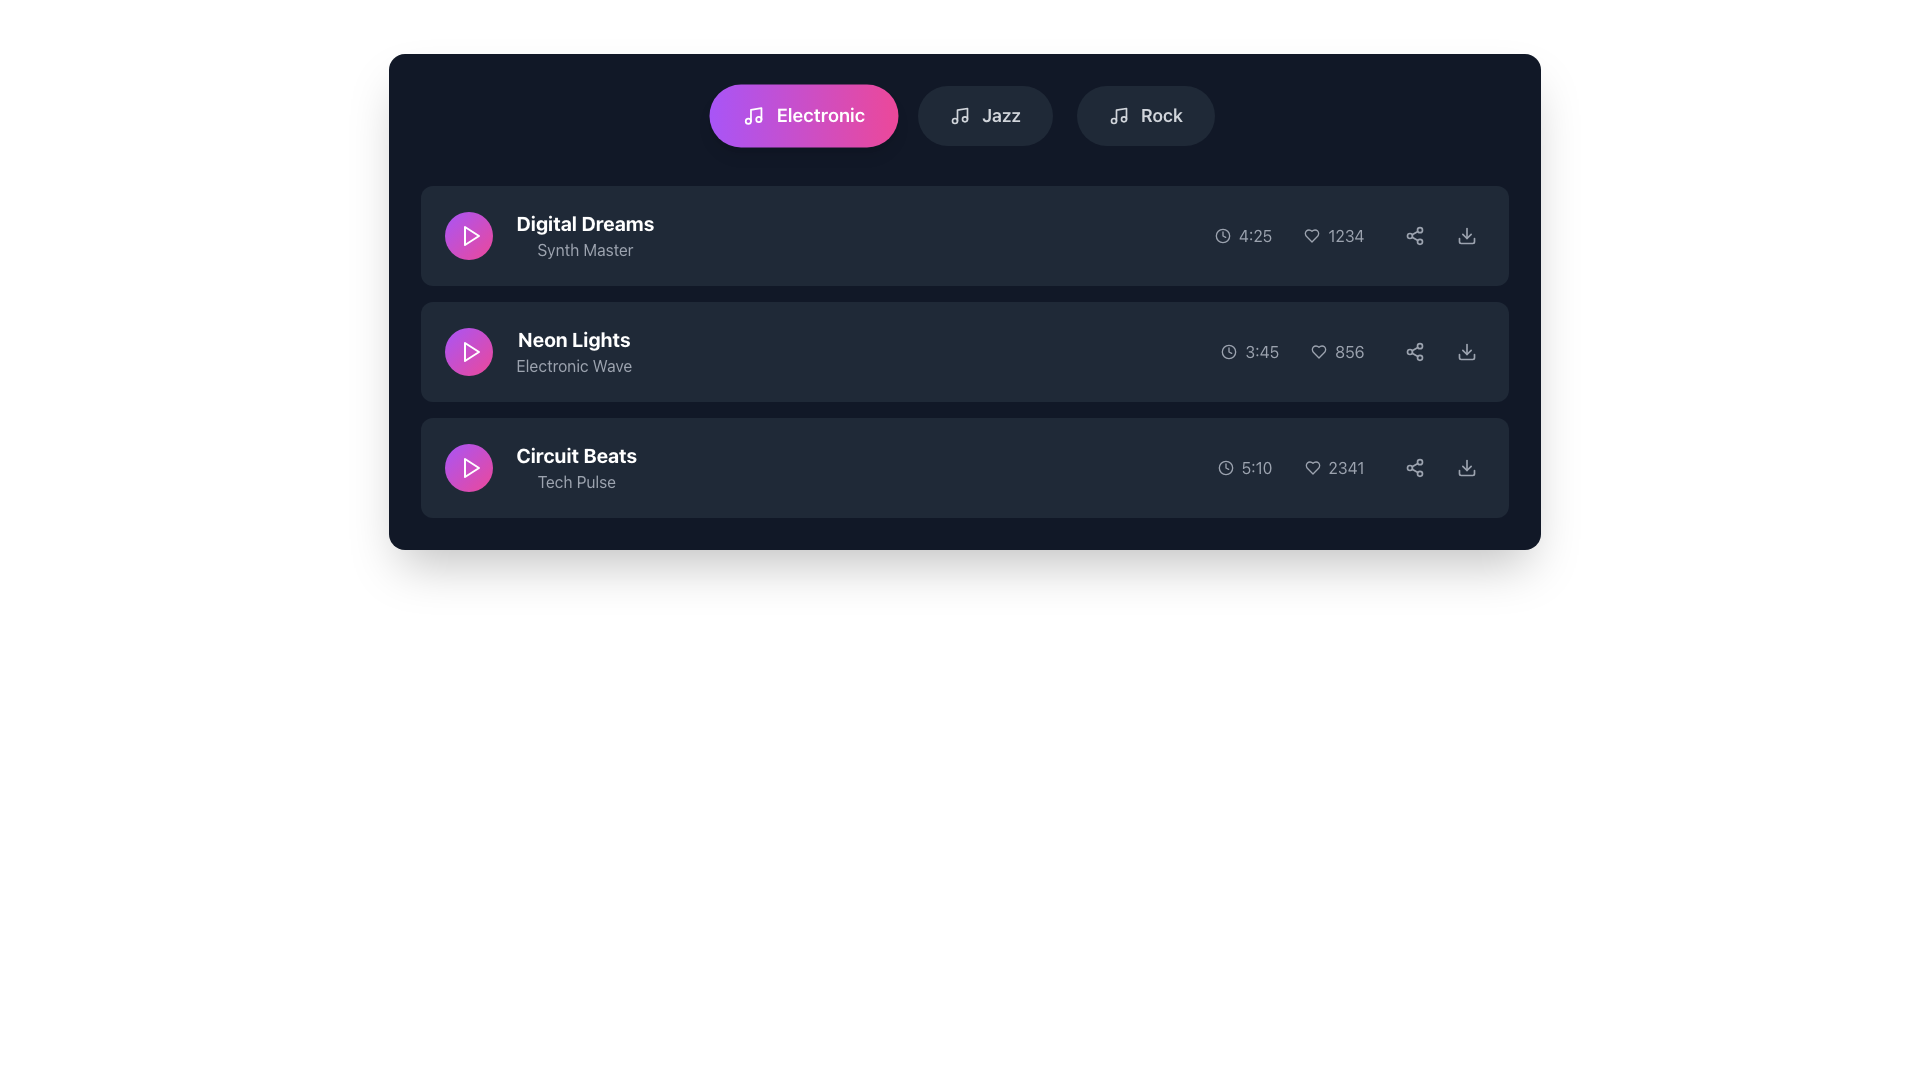  I want to click on the heart icon located, so click(1319, 350).